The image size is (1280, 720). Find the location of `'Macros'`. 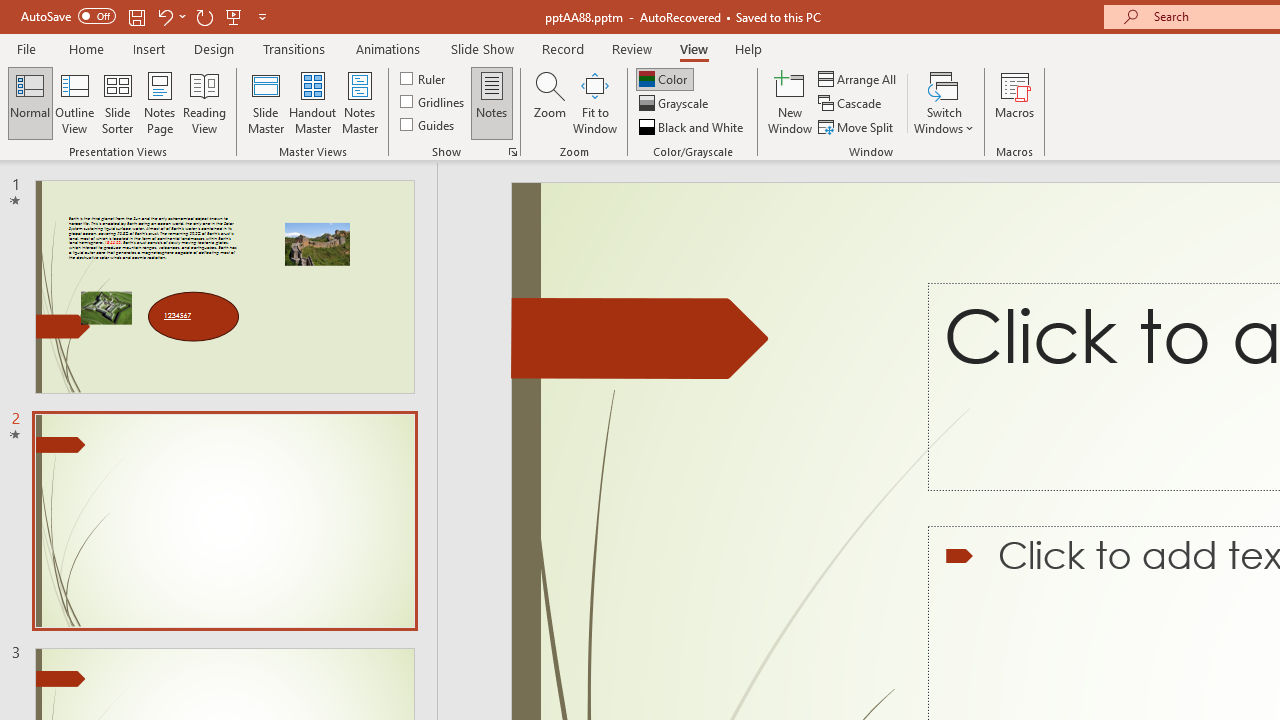

'Macros' is located at coordinates (1015, 103).